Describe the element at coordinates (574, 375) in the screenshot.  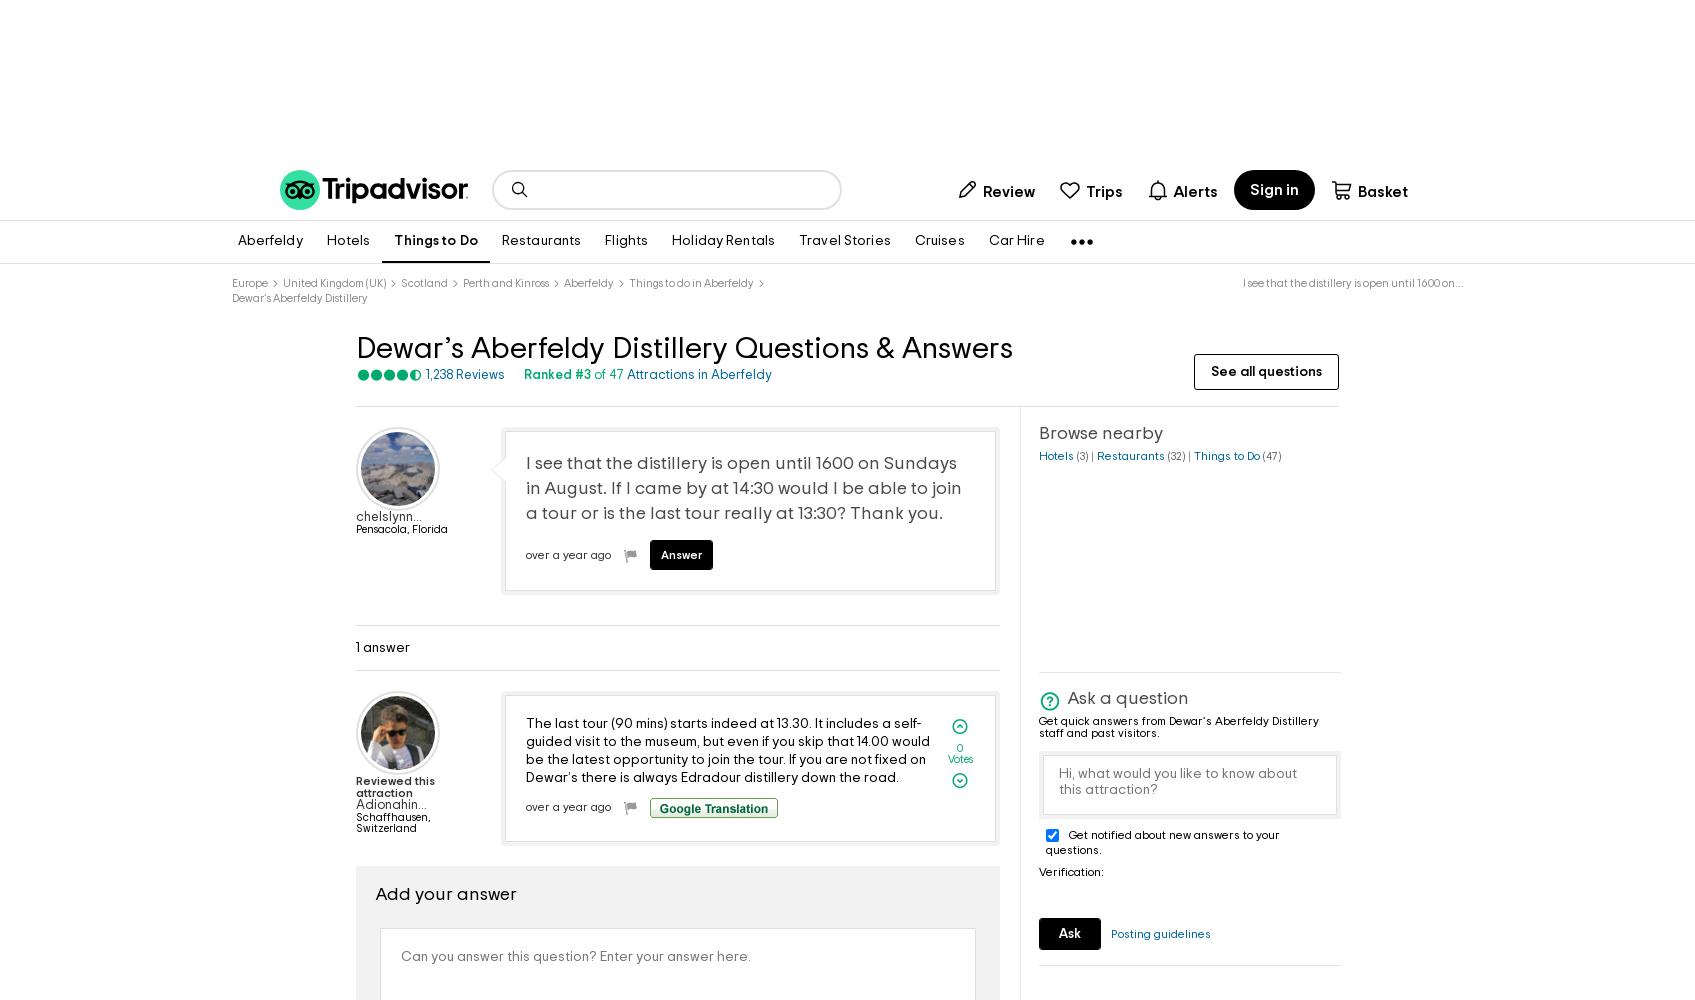
I see `'#3'` at that location.